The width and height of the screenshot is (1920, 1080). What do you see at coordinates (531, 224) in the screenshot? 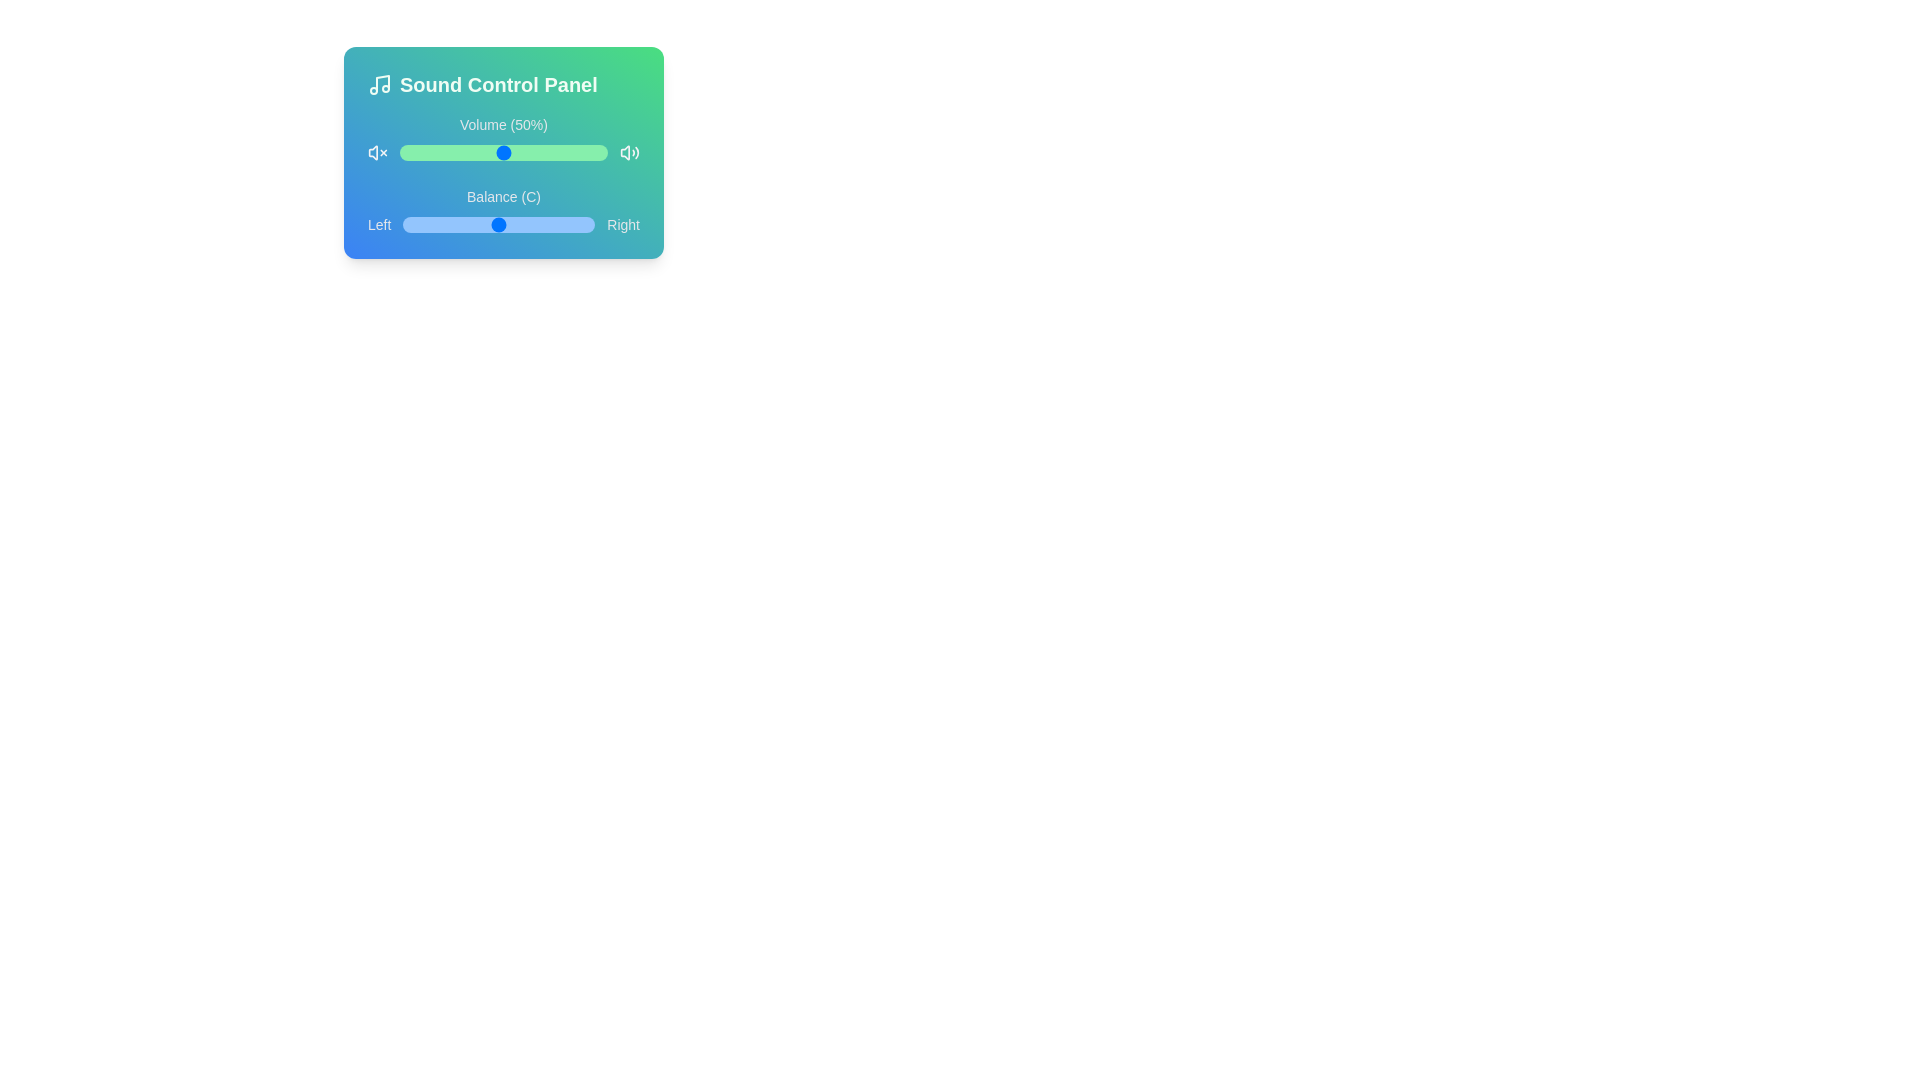
I see `the balance` at bounding box center [531, 224].